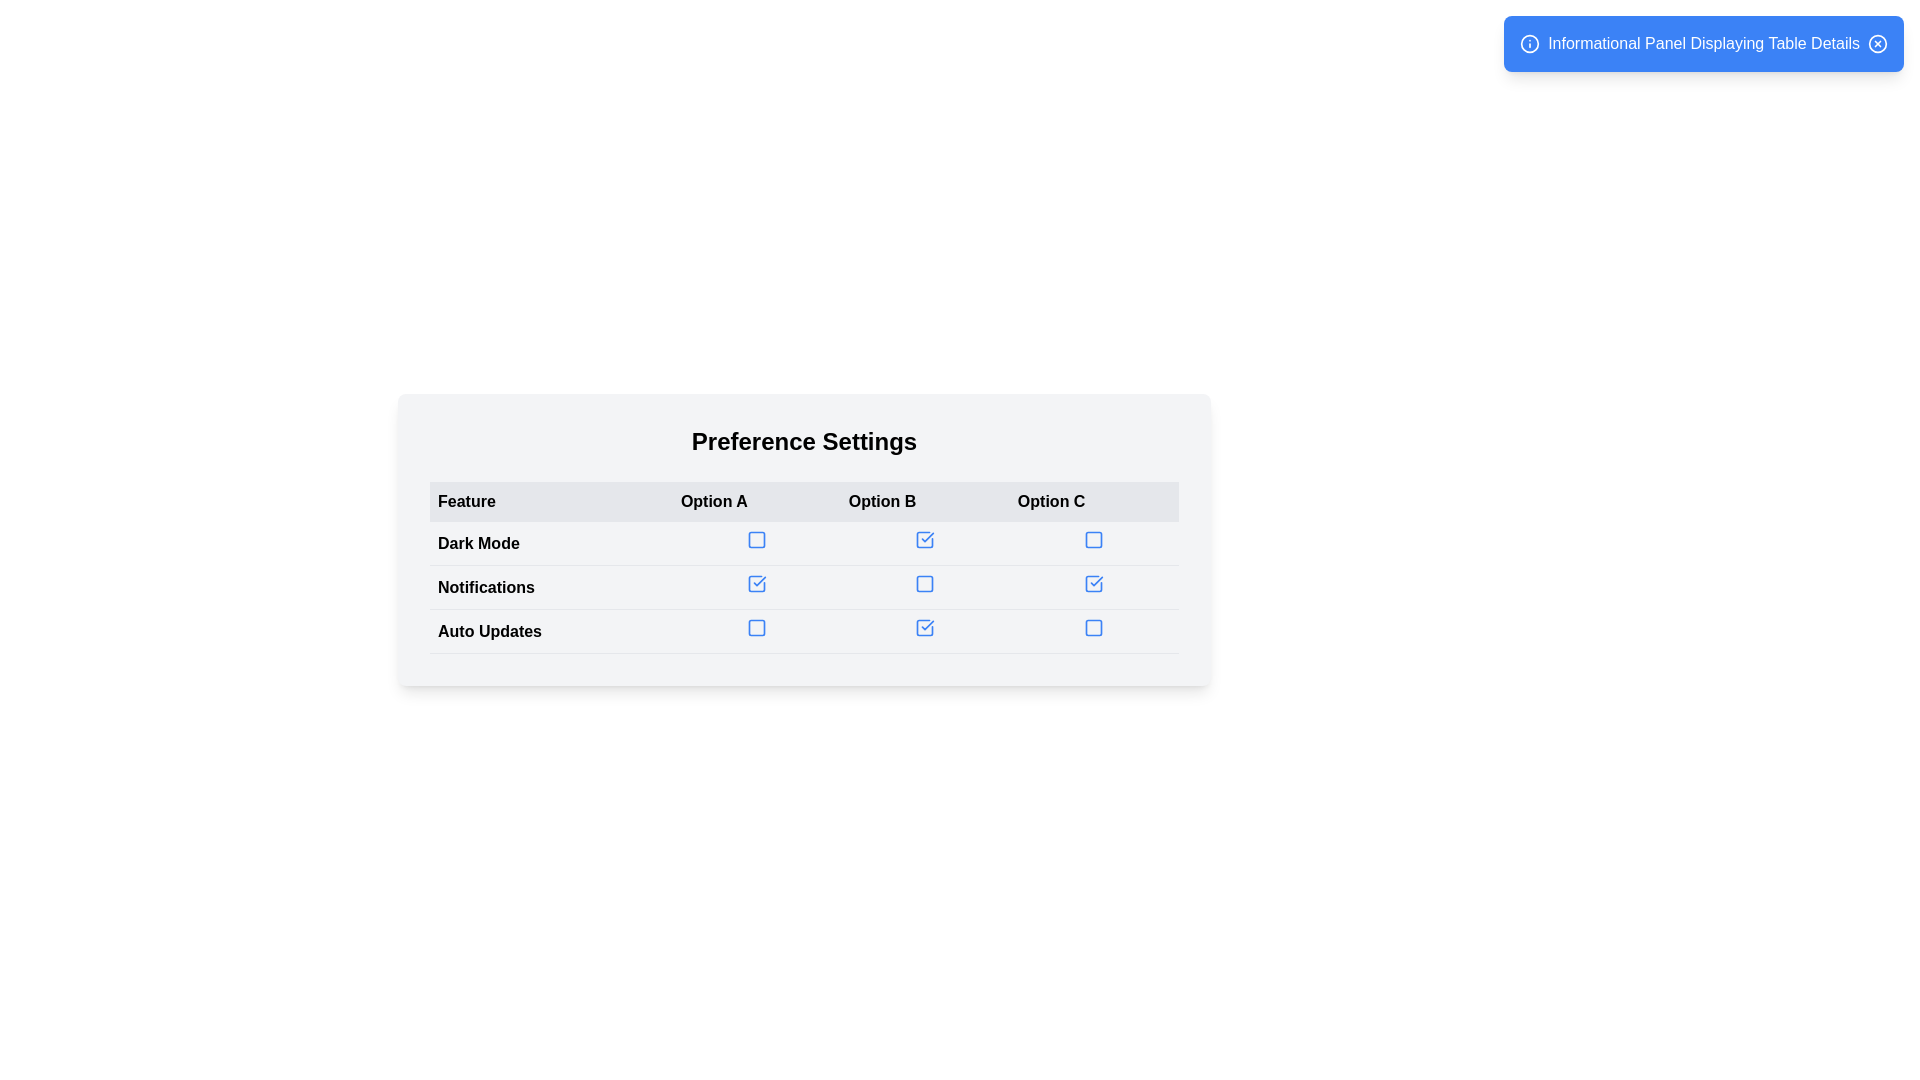 Image resolution: width=1920 pixels, height=1080 pixels. I want to click on the checkbox located in the third column under the 'Option C' header and the third row labeled 'Notifications', so click(1093, 586).